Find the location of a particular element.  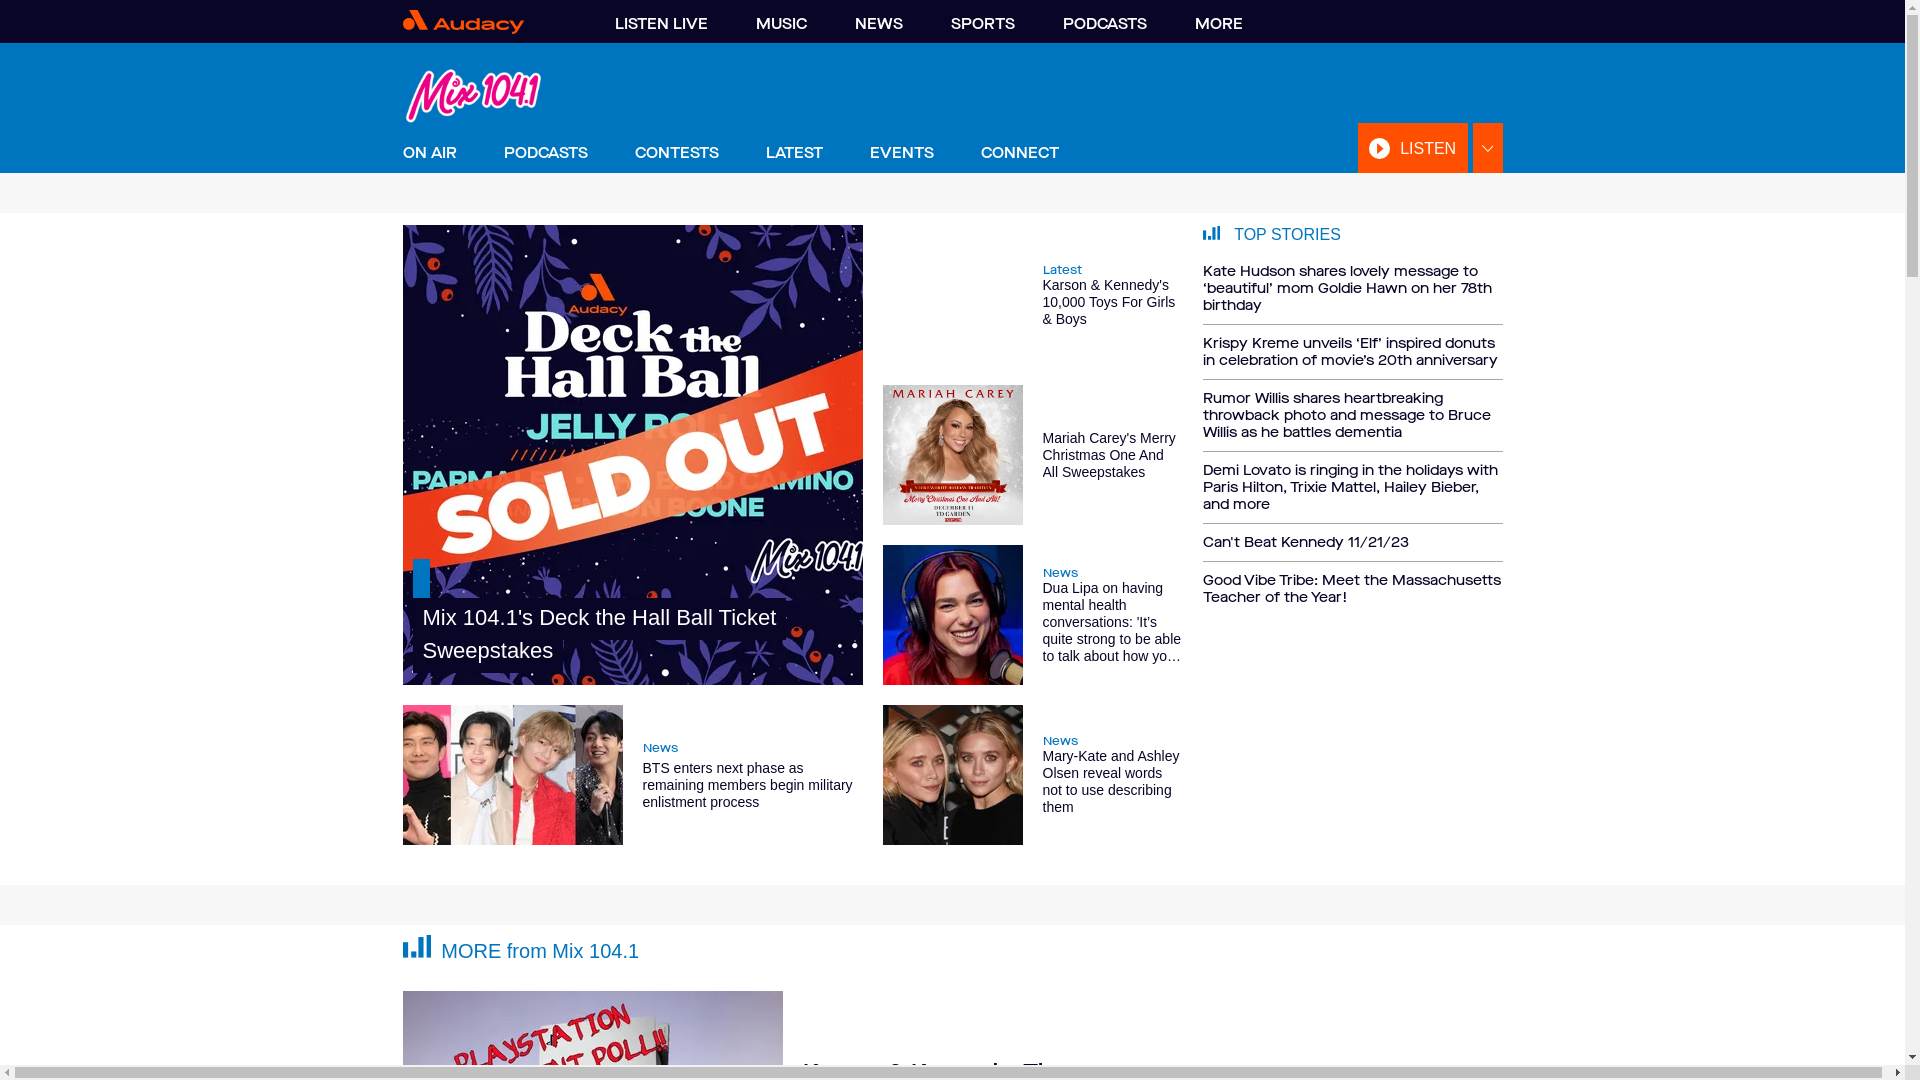

'LATEST' is located at coordinates (793, 152).